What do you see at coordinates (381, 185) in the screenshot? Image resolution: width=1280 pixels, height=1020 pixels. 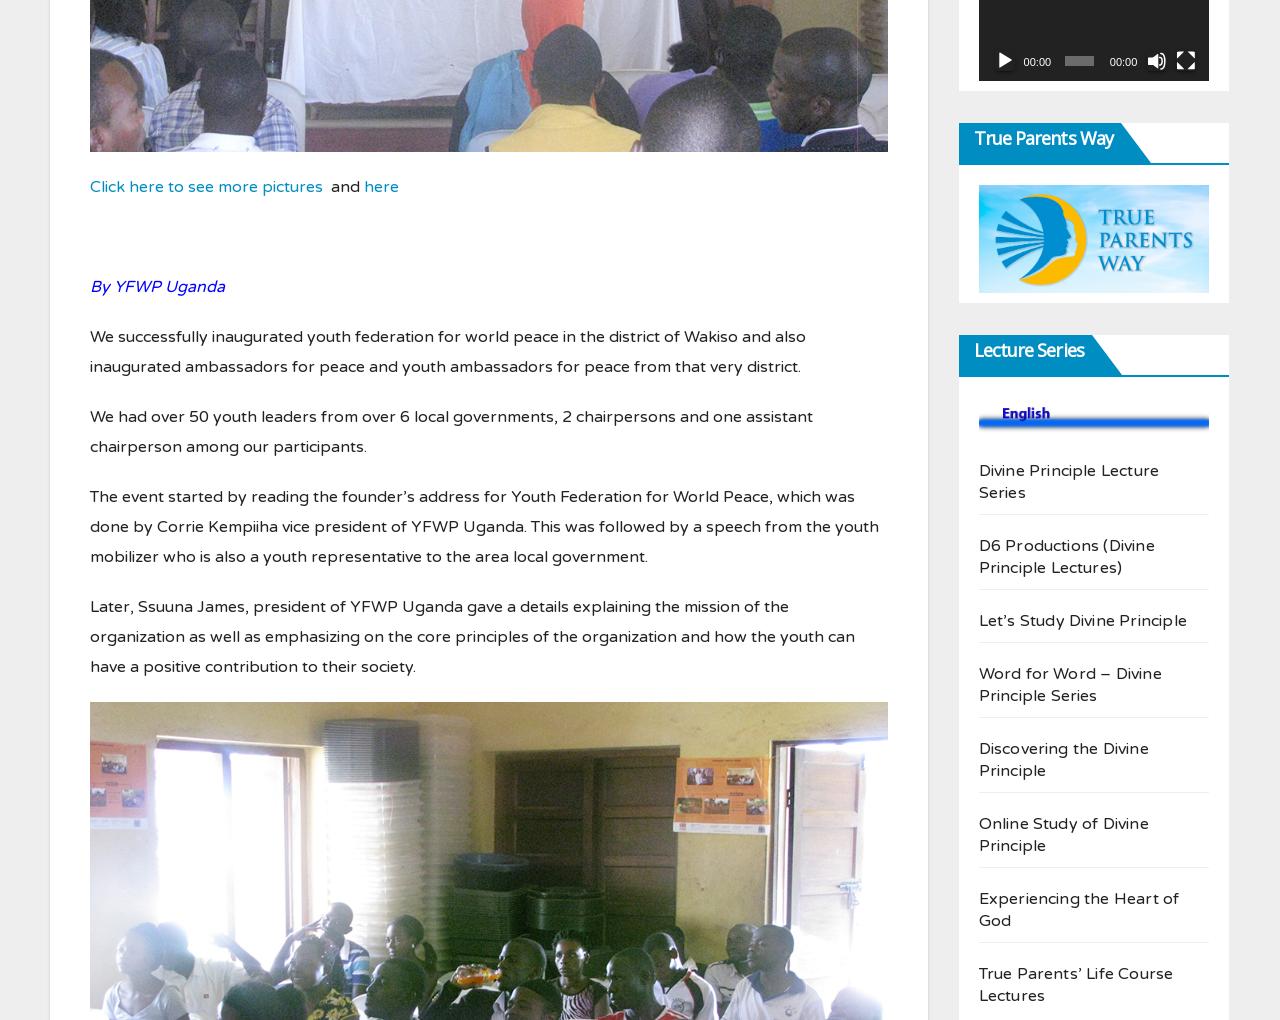 I see `'here'` at bounding box center [381, 185].